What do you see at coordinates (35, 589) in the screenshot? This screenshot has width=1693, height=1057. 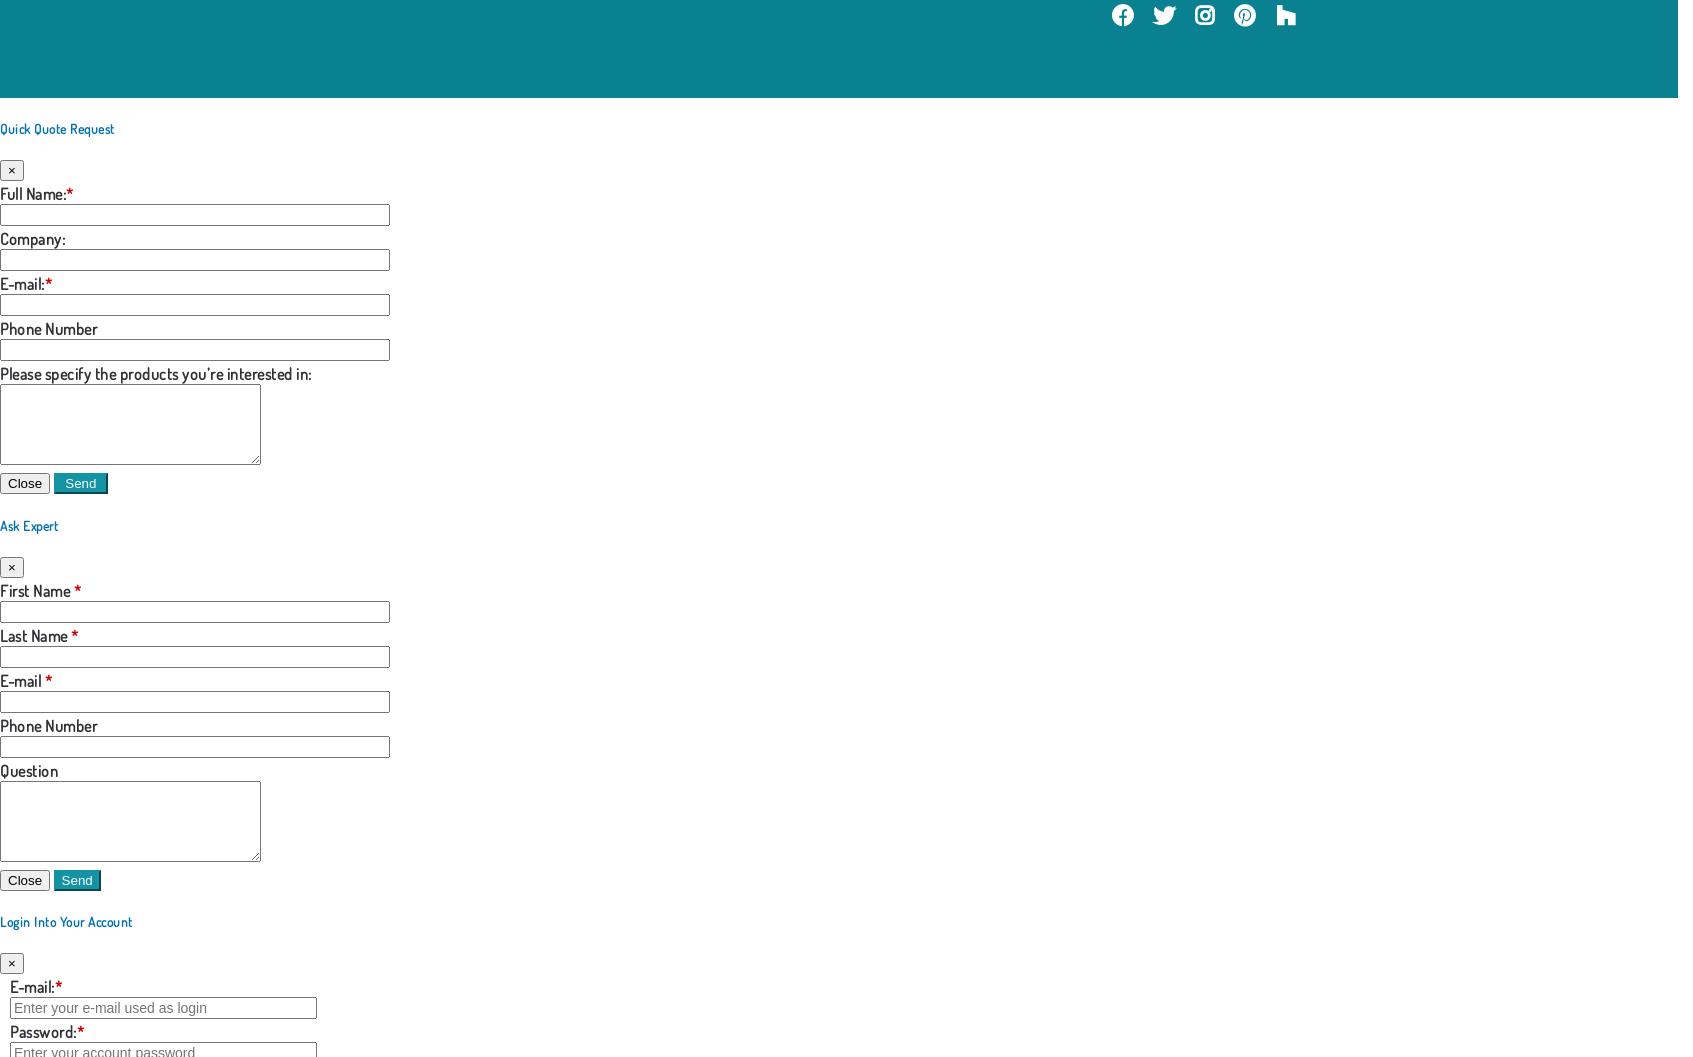 I see `'First Name'` at bounding box center [35, 589].